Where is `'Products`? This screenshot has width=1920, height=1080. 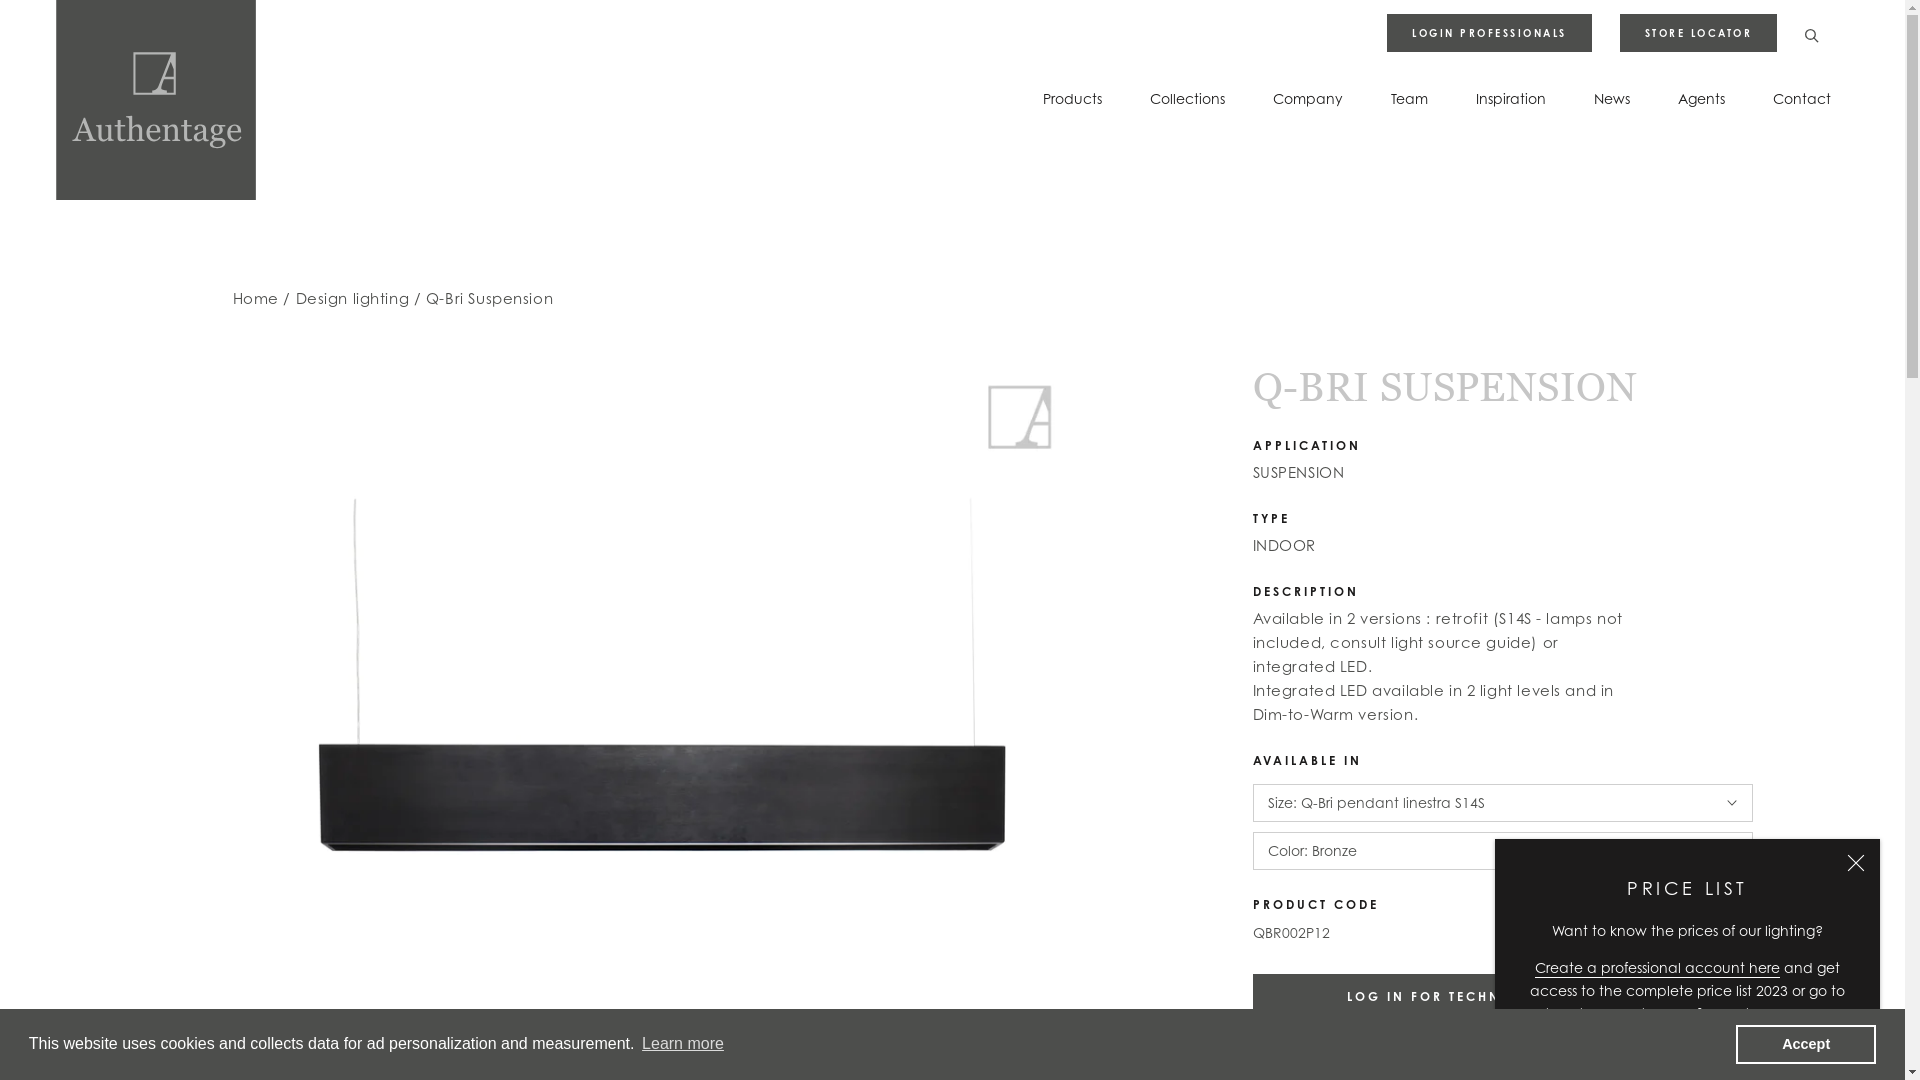
'Products is located at coordinates (1041, 98).